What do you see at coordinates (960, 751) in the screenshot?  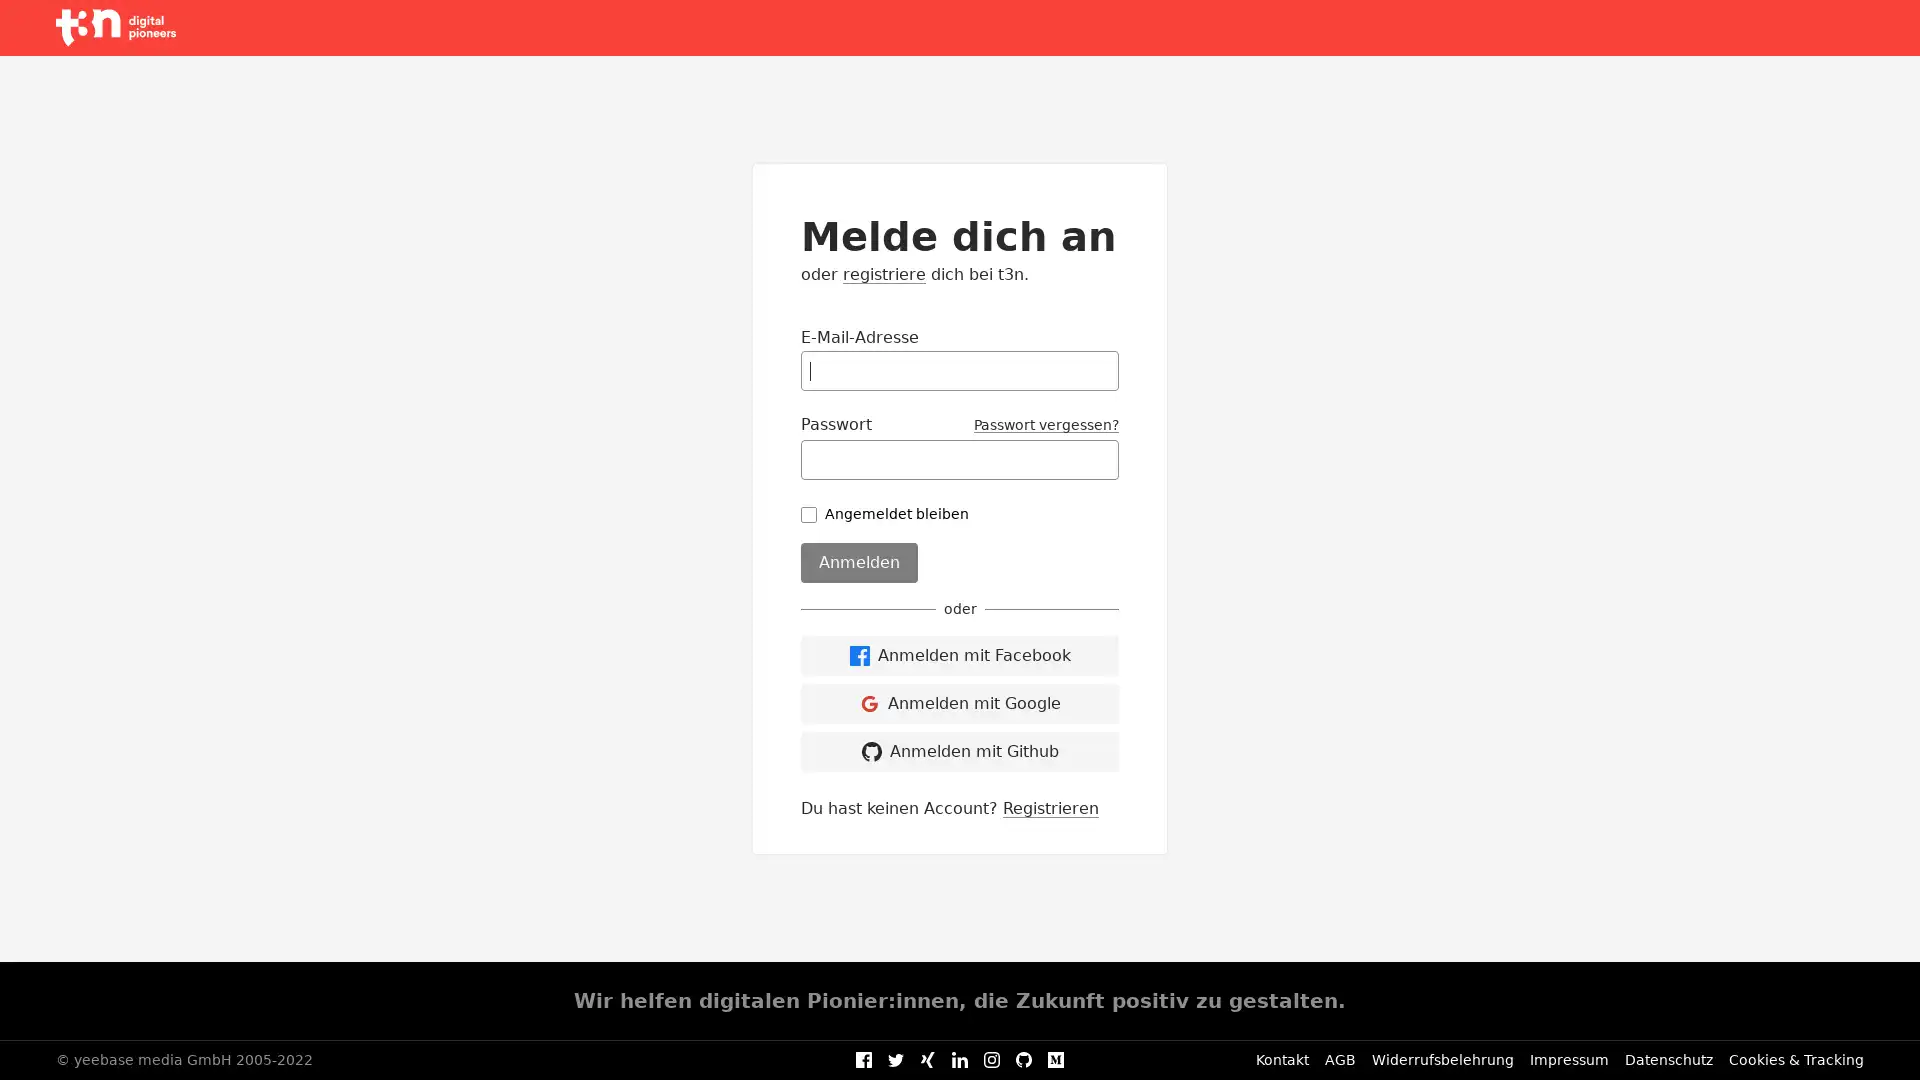 I see `Anmelden mit Github` at bounding box center [960, 751].